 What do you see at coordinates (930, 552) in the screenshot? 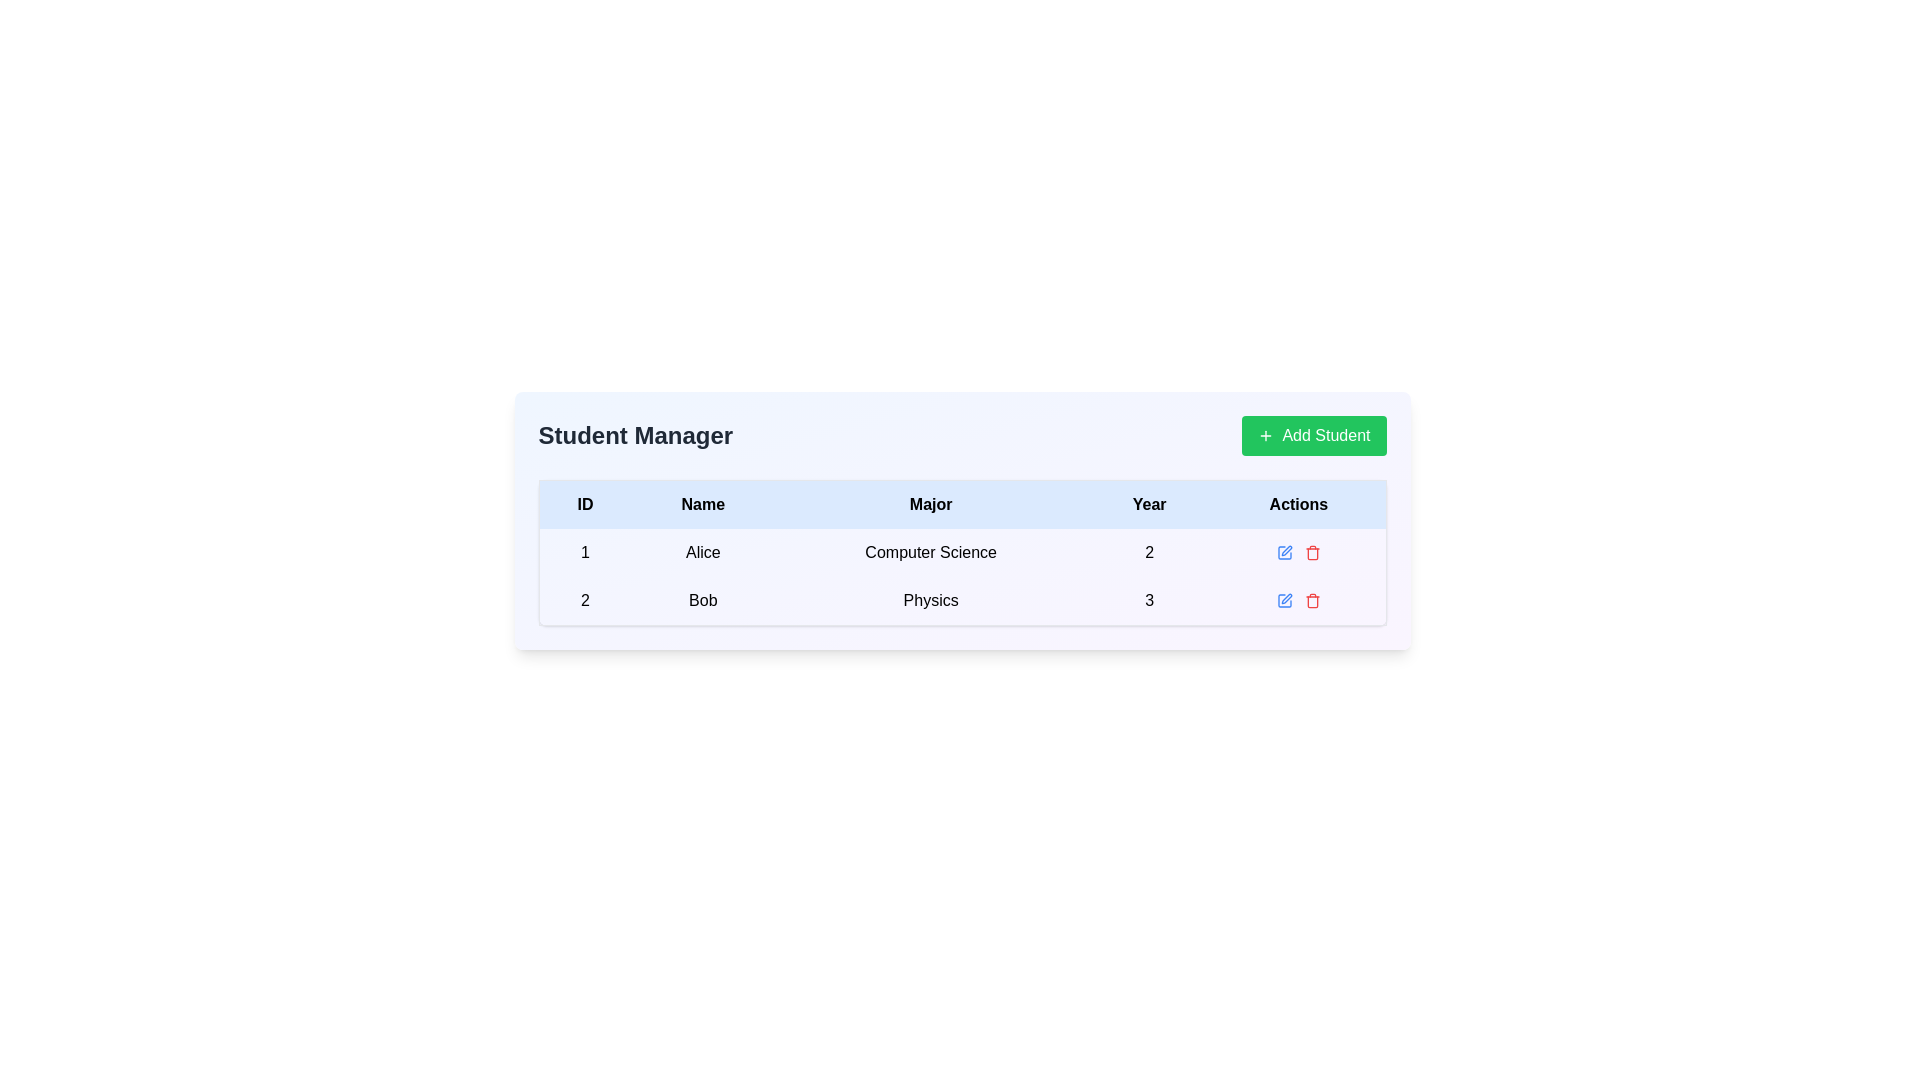
I see `the text label displaying 'Computer Science' in the third column of the first row of the table` at bounding box center [930, 552].